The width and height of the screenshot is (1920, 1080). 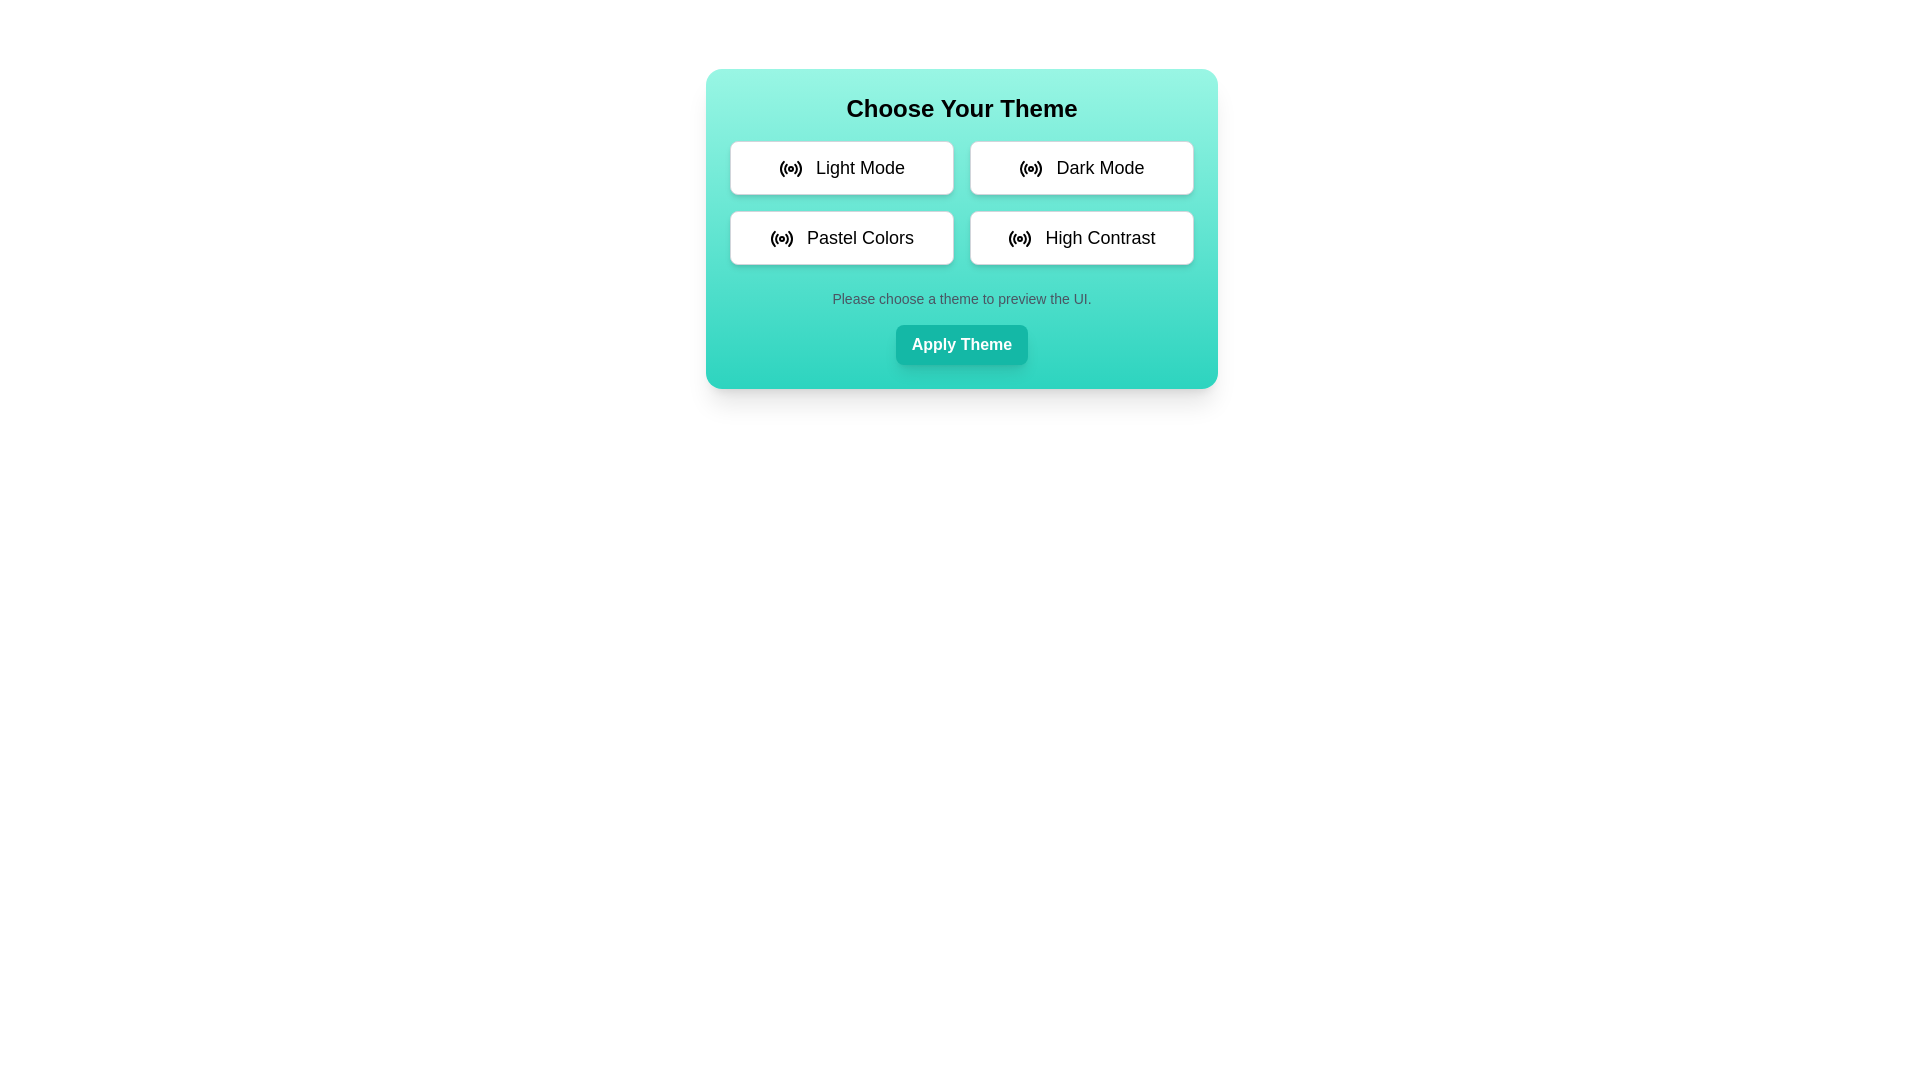 What do you see at coordinates (1080, 237) in the screenshot?
I see `the 'High Contrast' button, which is a rectangular button with rounded corners, featuring a white background, gray border, and a radio-like icon to its left, located at the bottom-right of a 2x2 grid layout` at bounding box center [1080, 237].